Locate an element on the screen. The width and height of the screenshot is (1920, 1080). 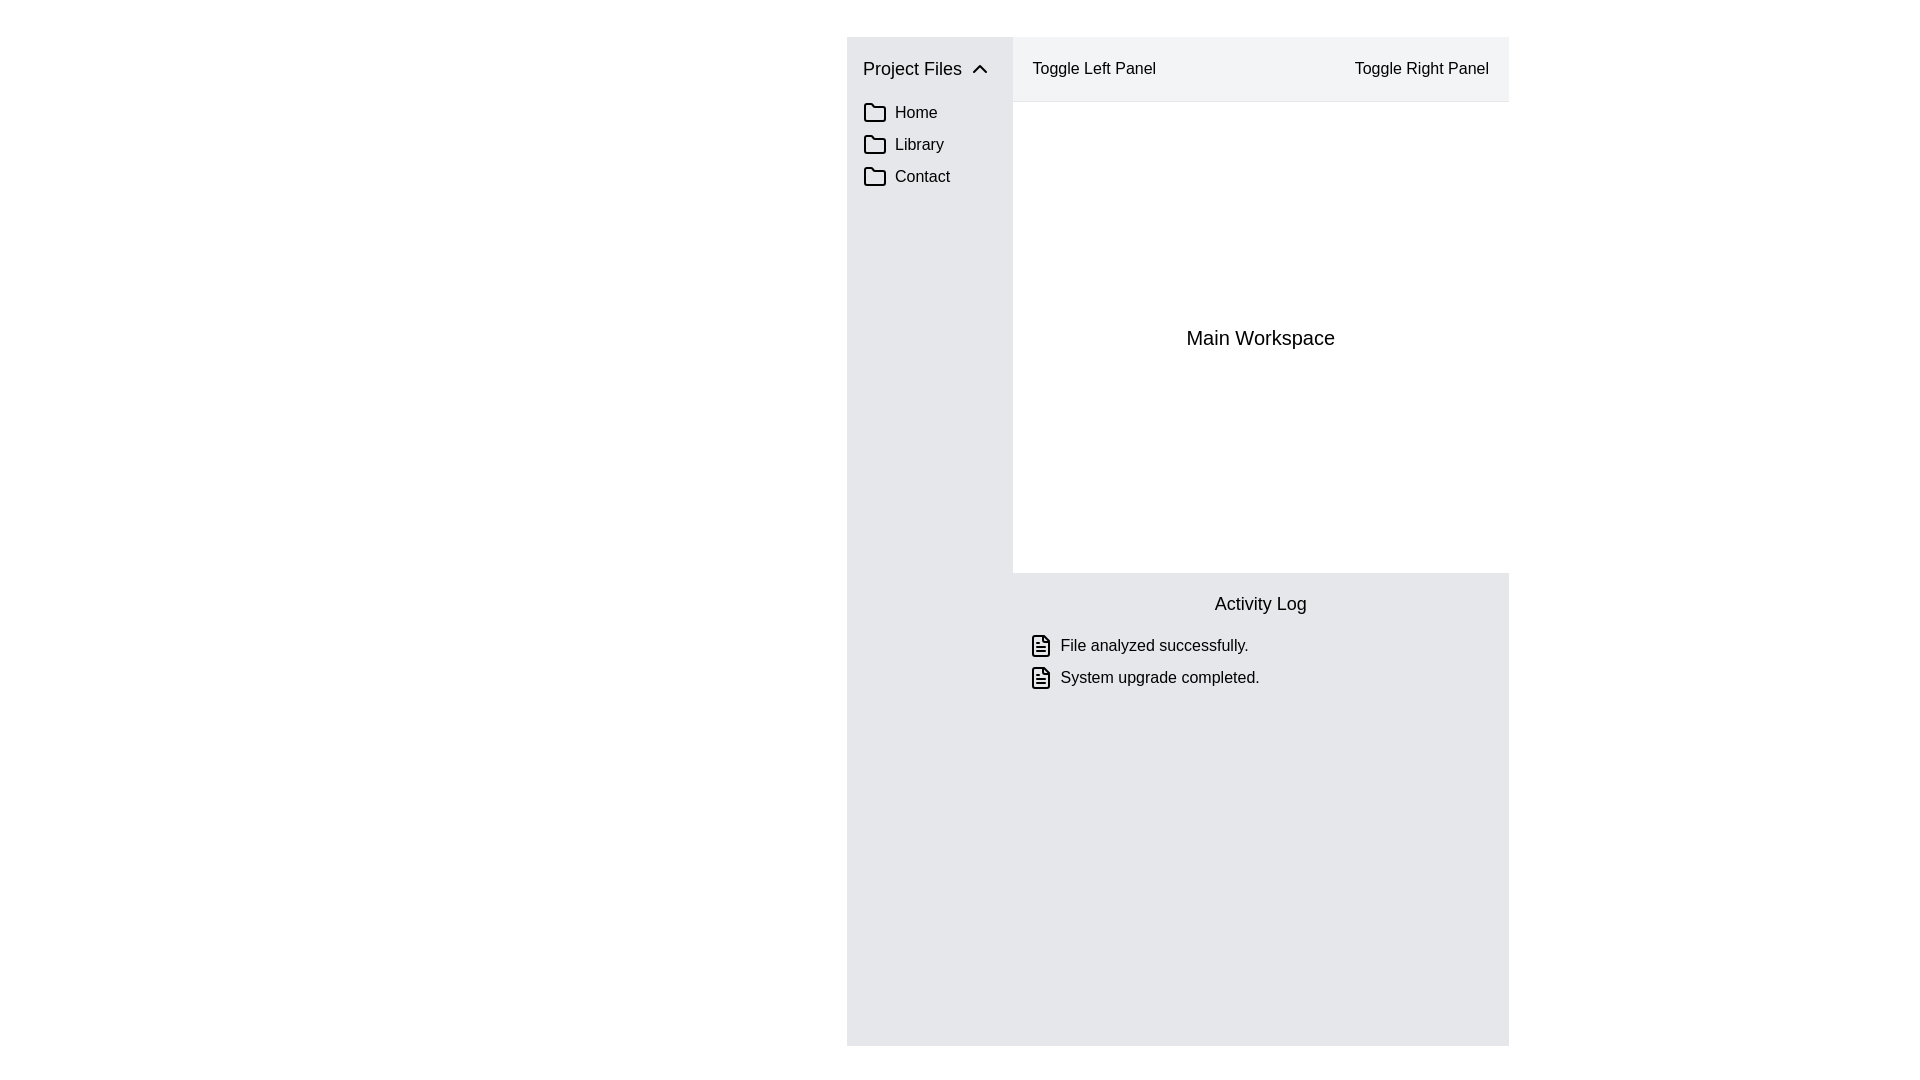
the upward-pointing chevron icon in the 'Project Files' menu is located at coordinates (979, 68).